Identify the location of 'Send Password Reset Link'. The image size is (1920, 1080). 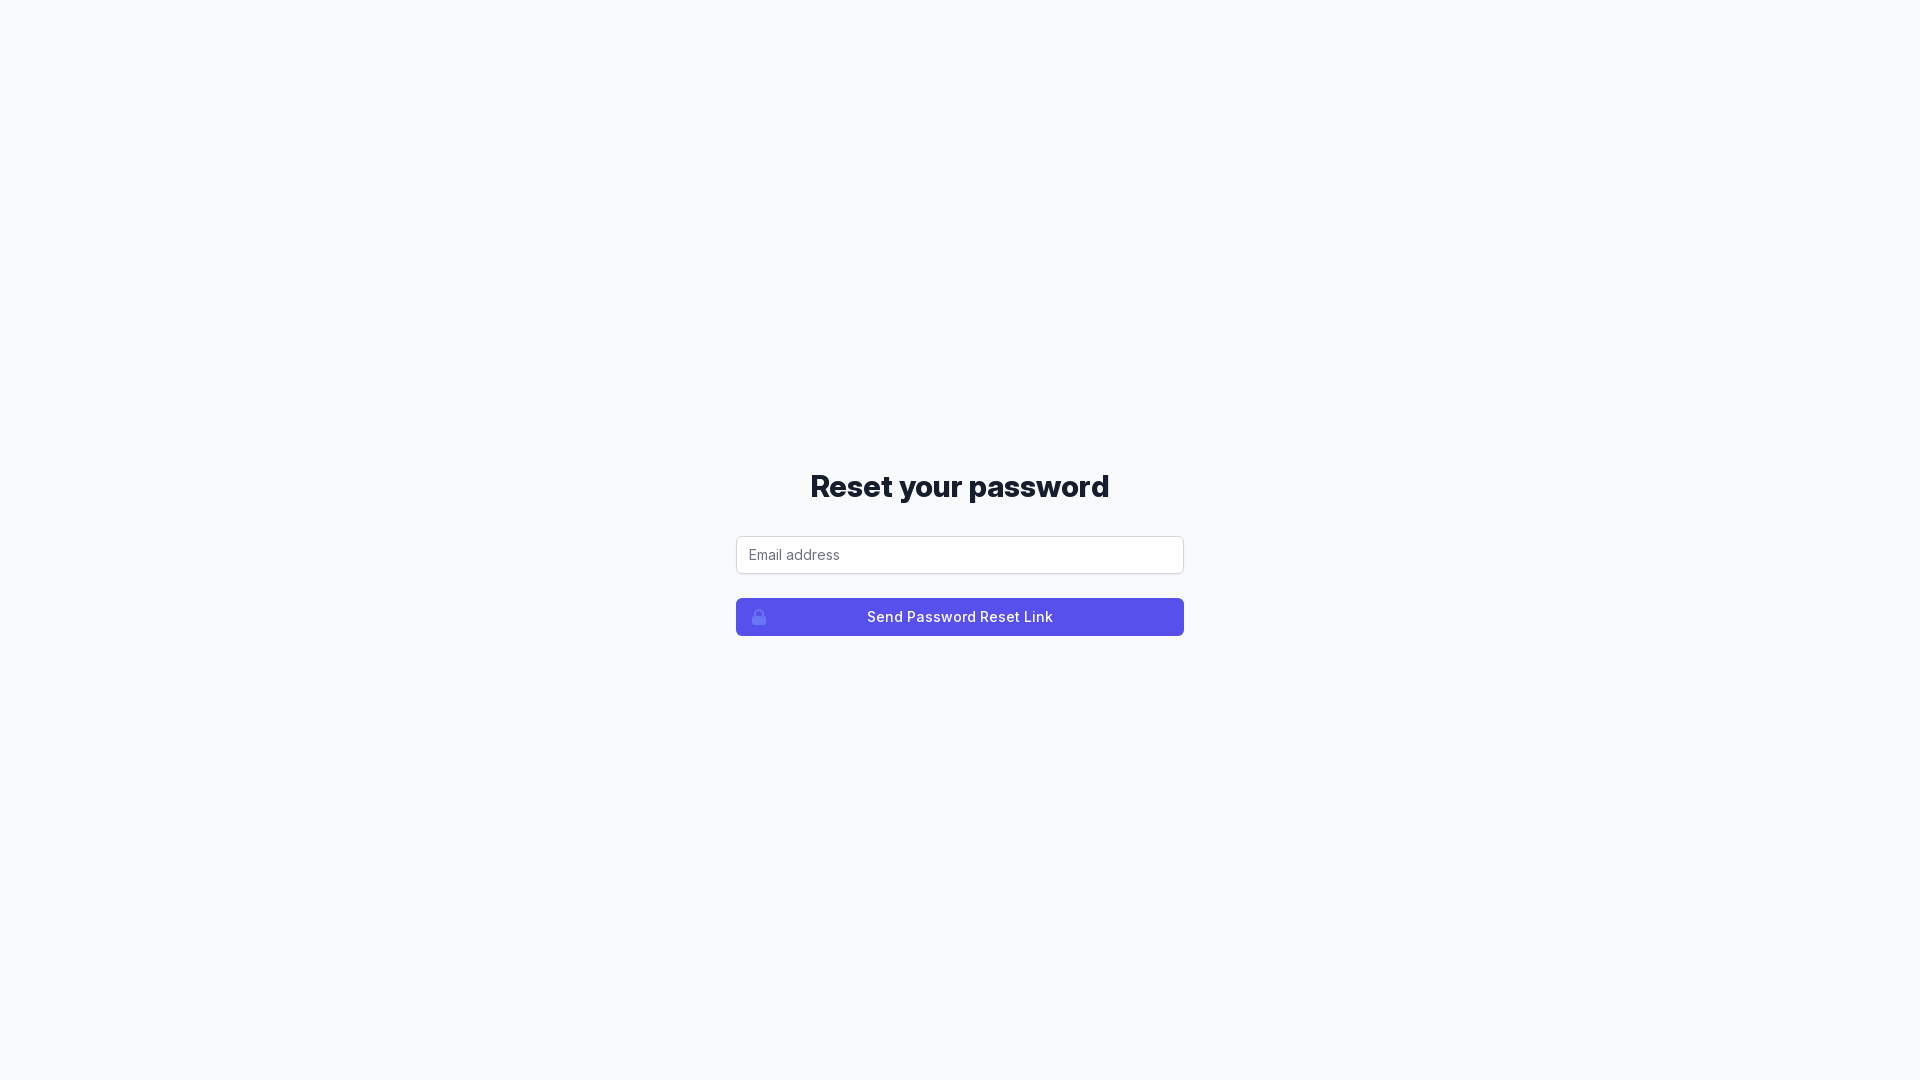
(960, 616).